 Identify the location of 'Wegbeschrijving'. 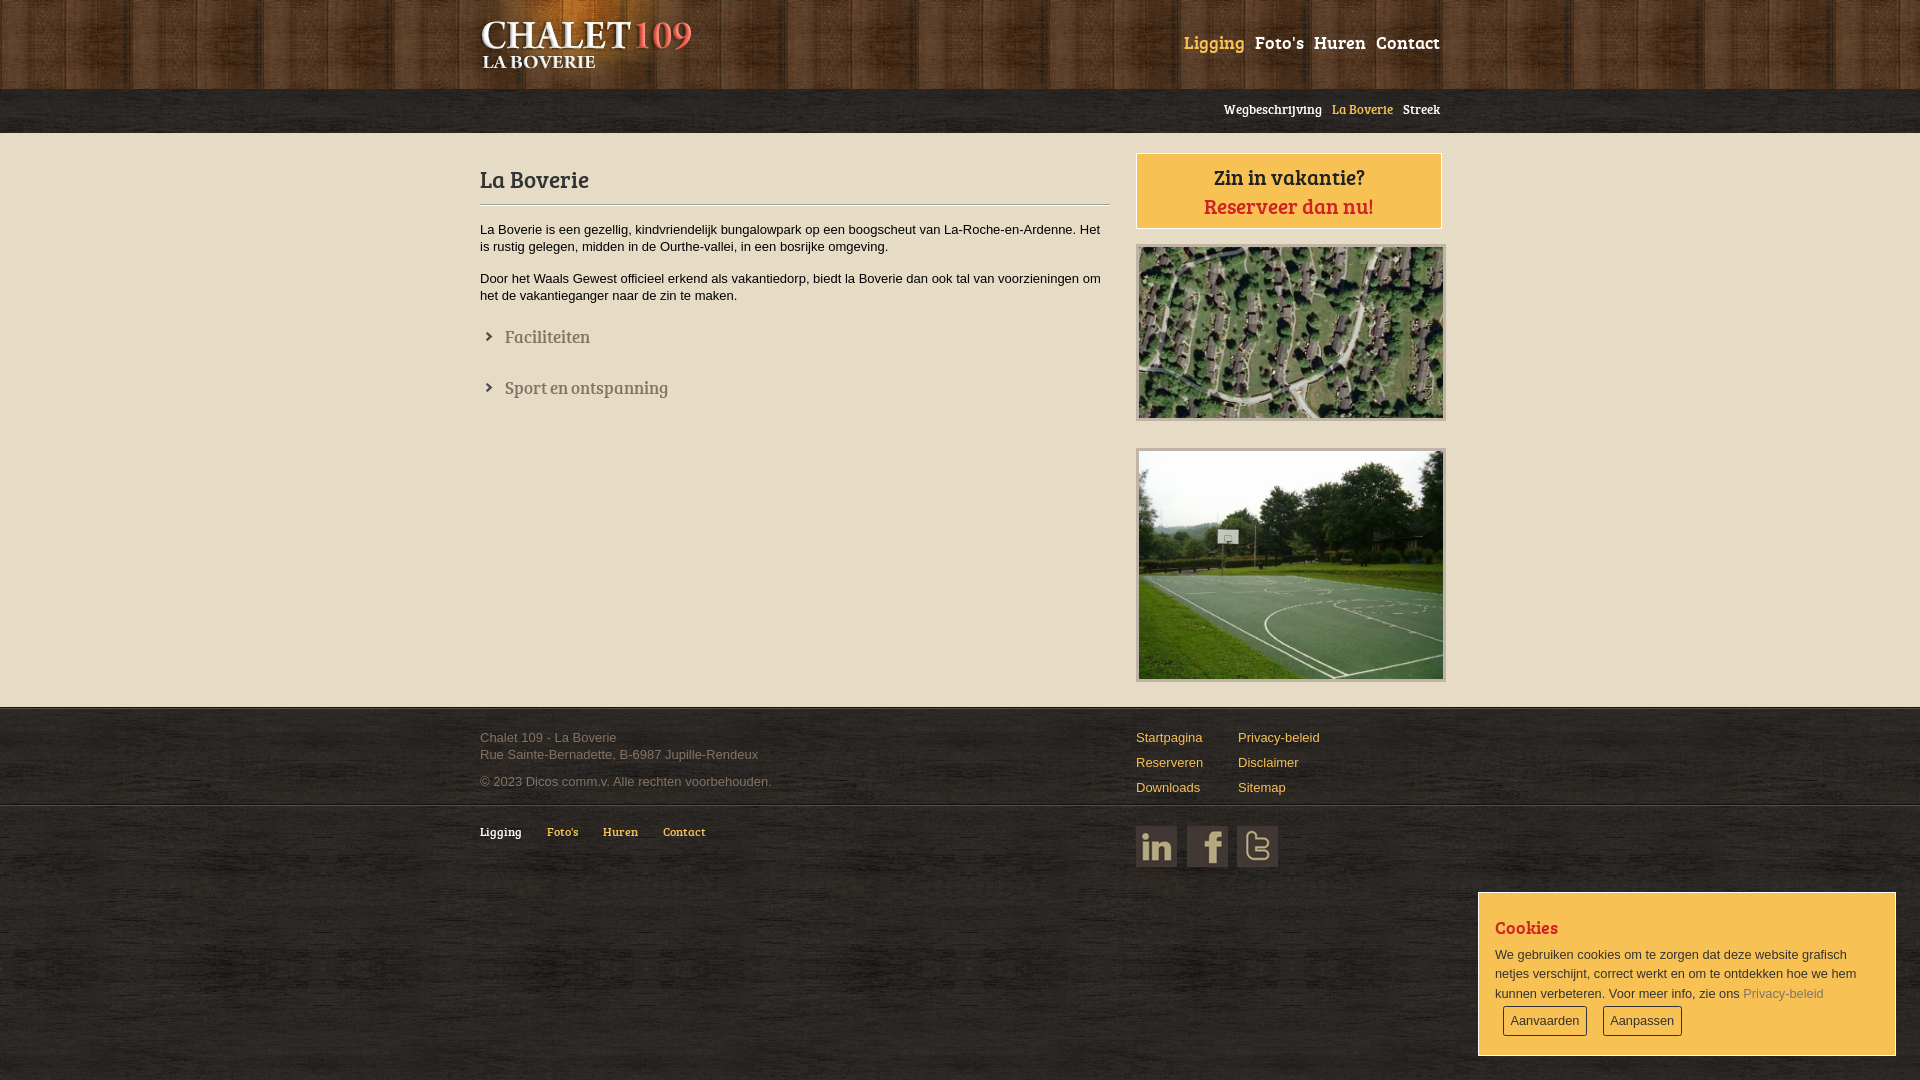
(1266, 106).